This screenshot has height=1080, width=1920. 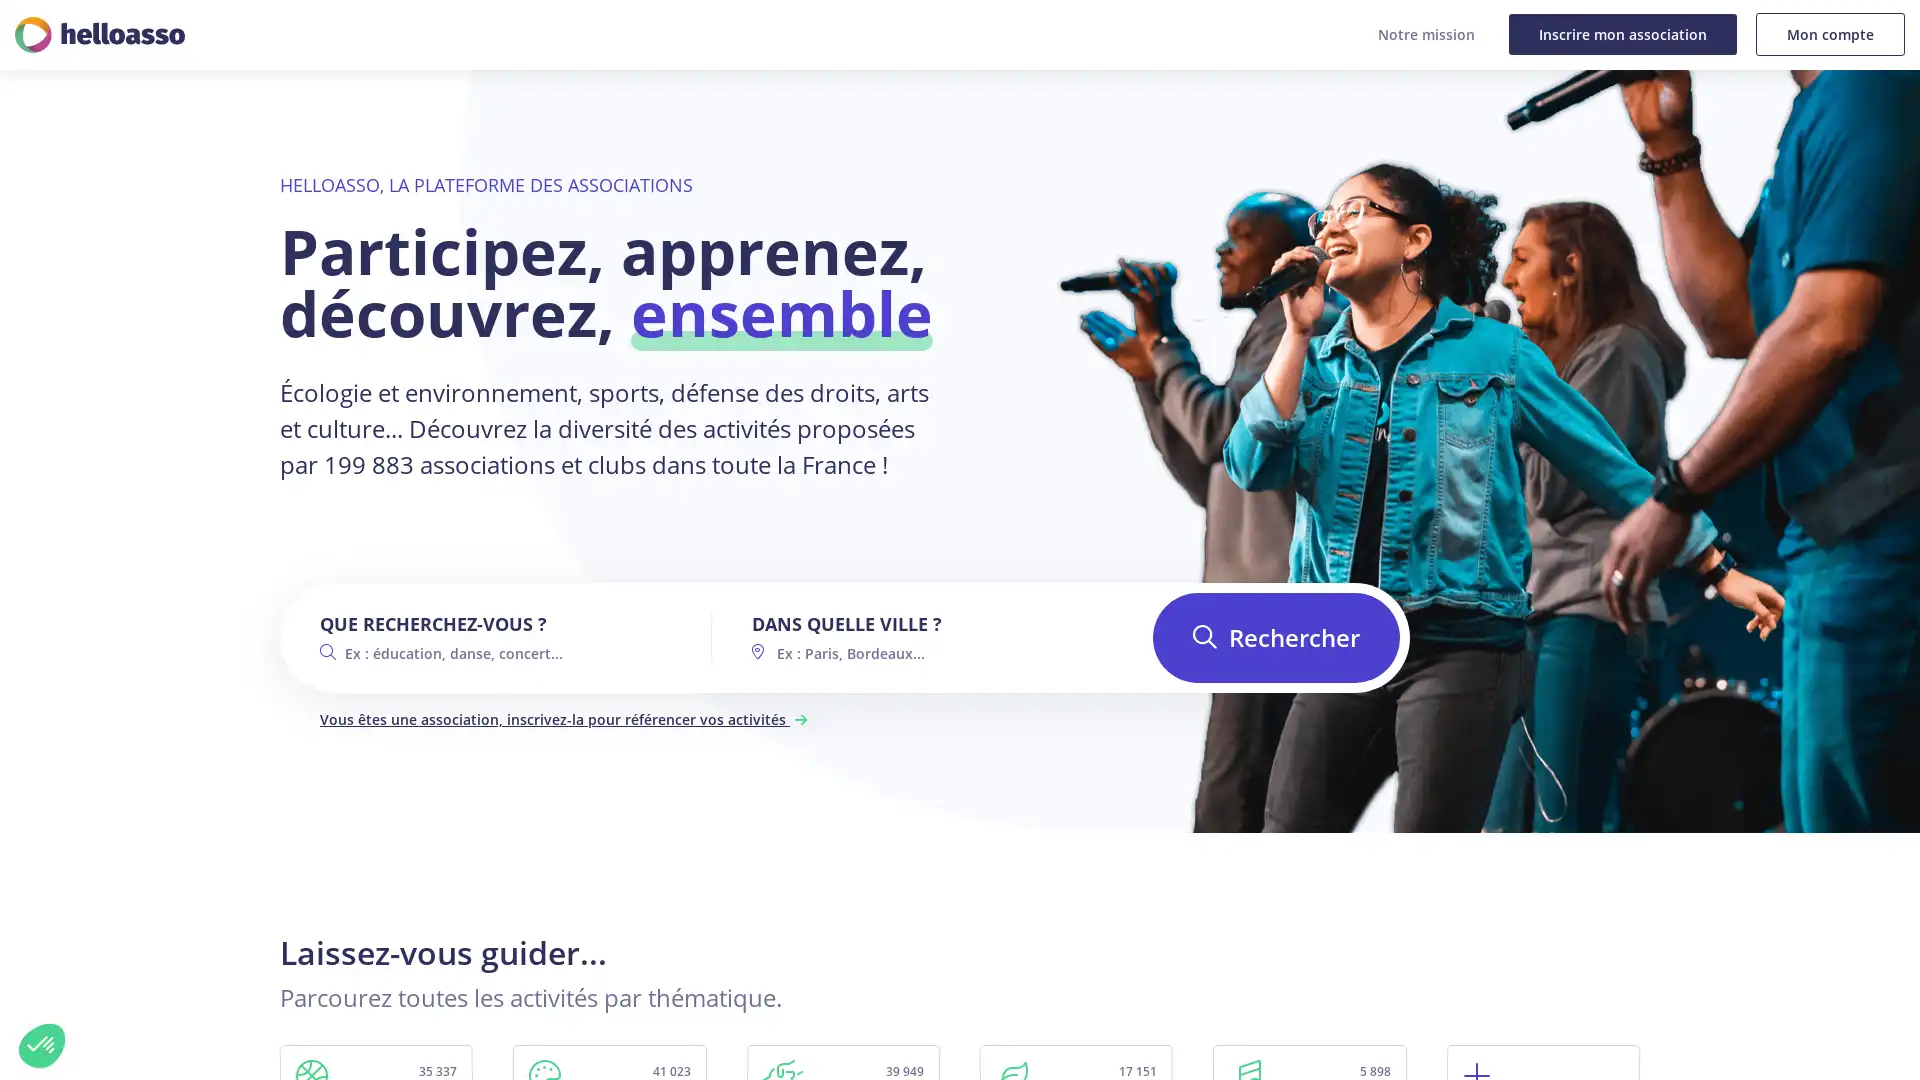 I want to click on Non merci, so click(x=89, y=978).